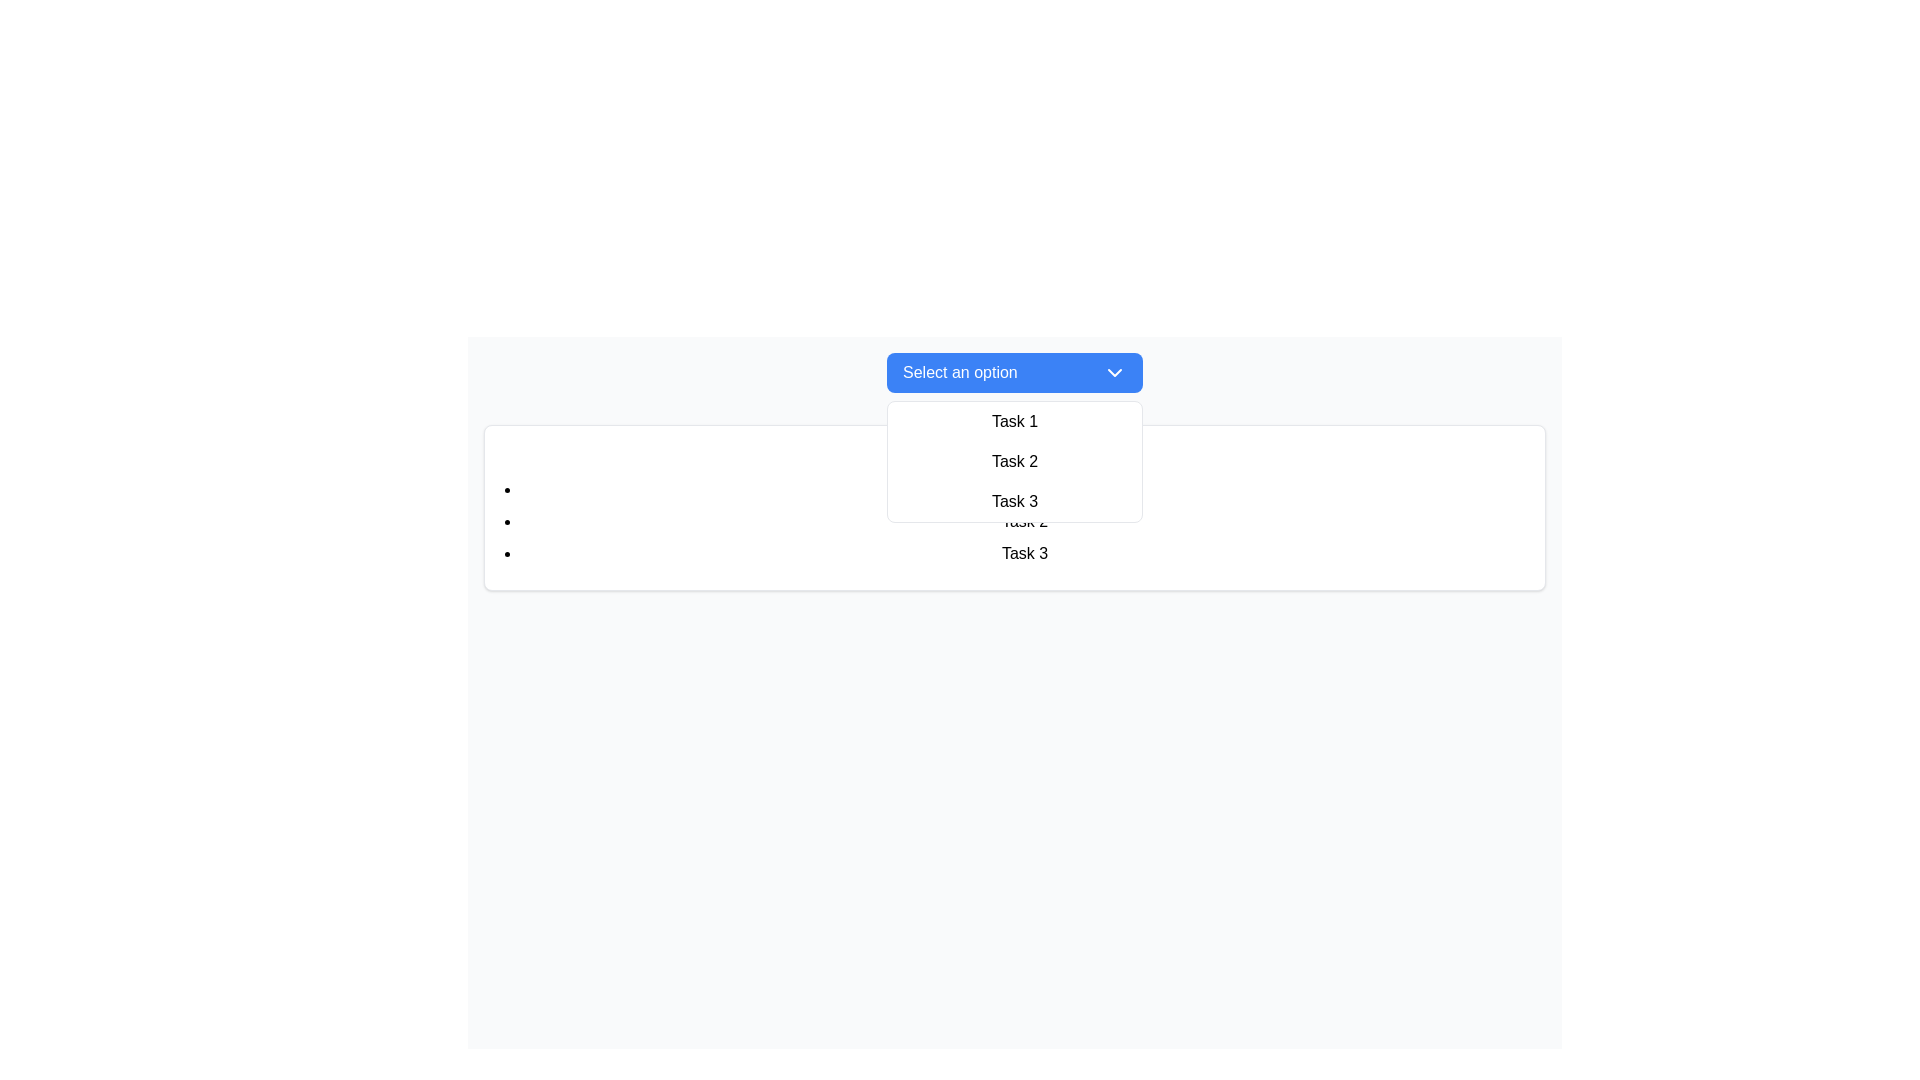 The image size is (1920, 1080). I want to click on to select the text entry 'Task 2' in the dropdown menu, which is the second item positioned between 'Task 1' and 'Task 3', so click(1014, 462).